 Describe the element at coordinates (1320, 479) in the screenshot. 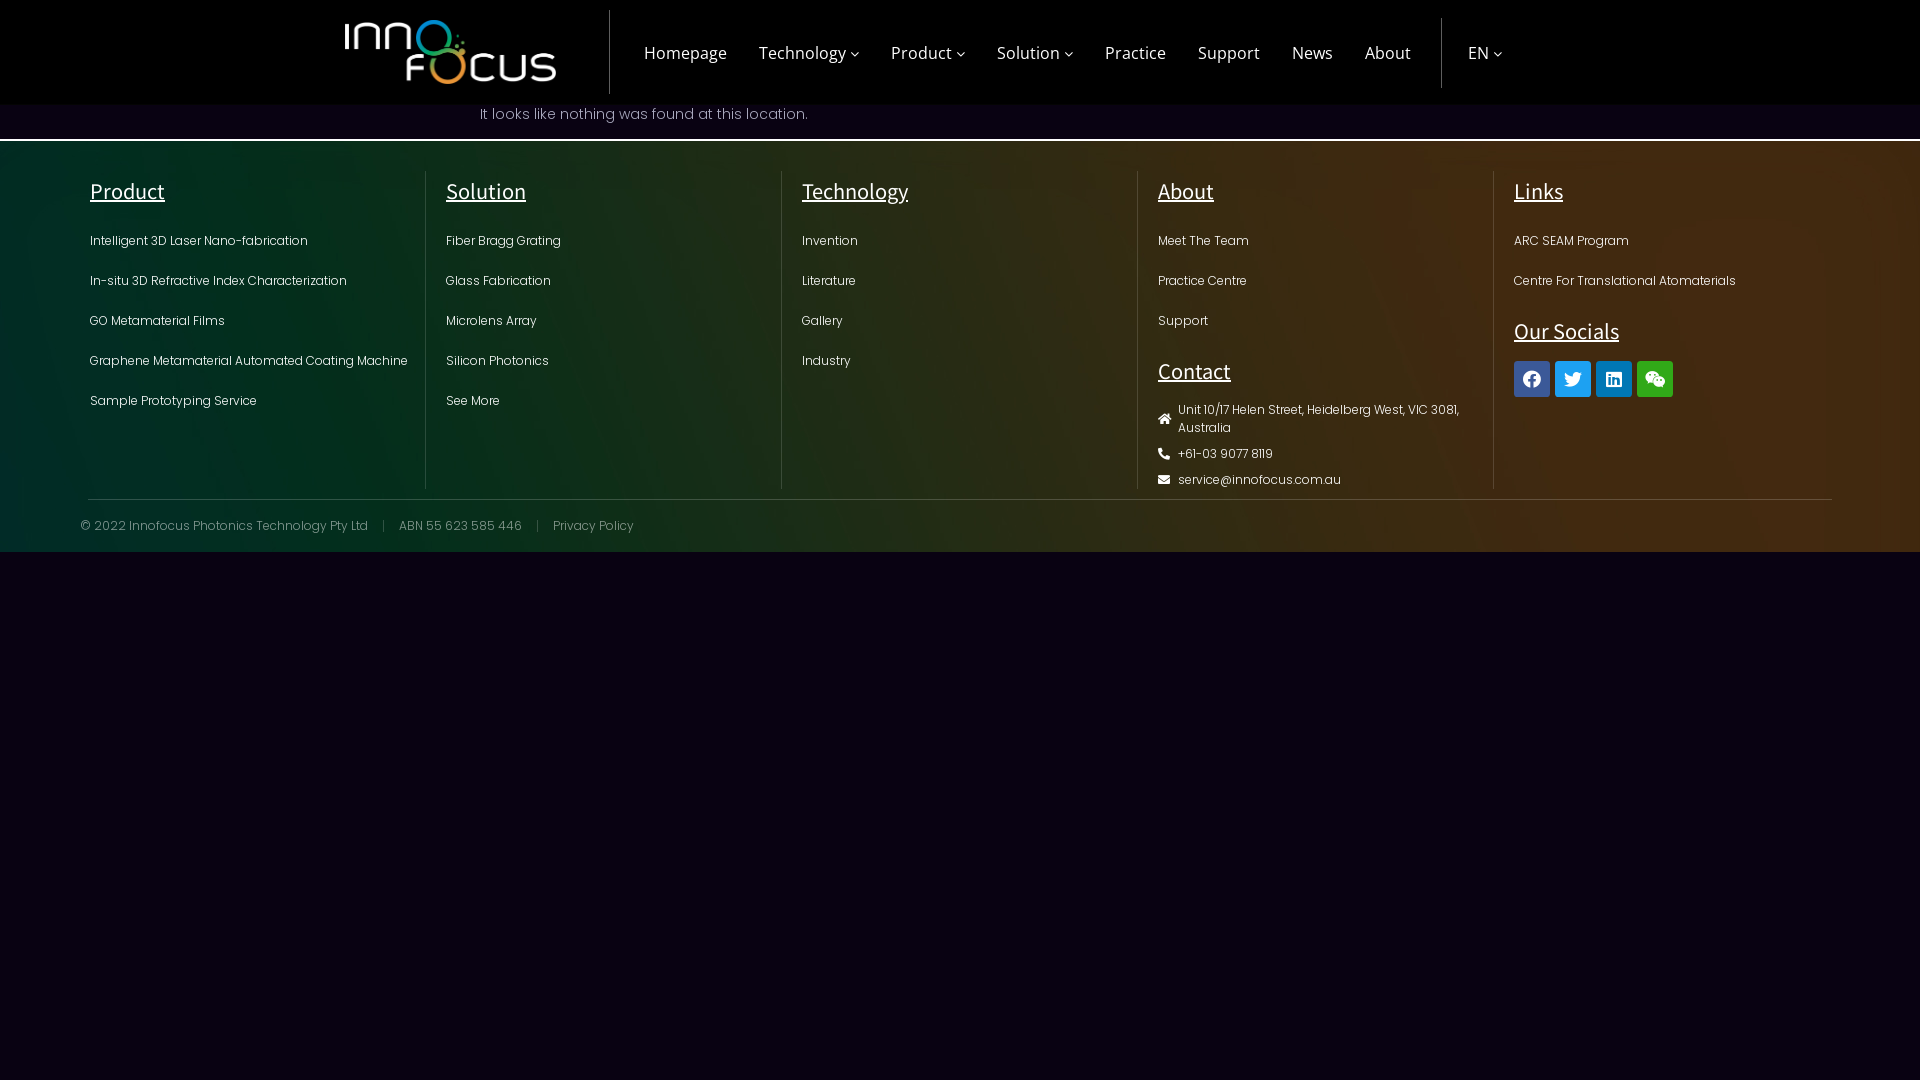

I see `'service@innofocus.com.au'` at that location.